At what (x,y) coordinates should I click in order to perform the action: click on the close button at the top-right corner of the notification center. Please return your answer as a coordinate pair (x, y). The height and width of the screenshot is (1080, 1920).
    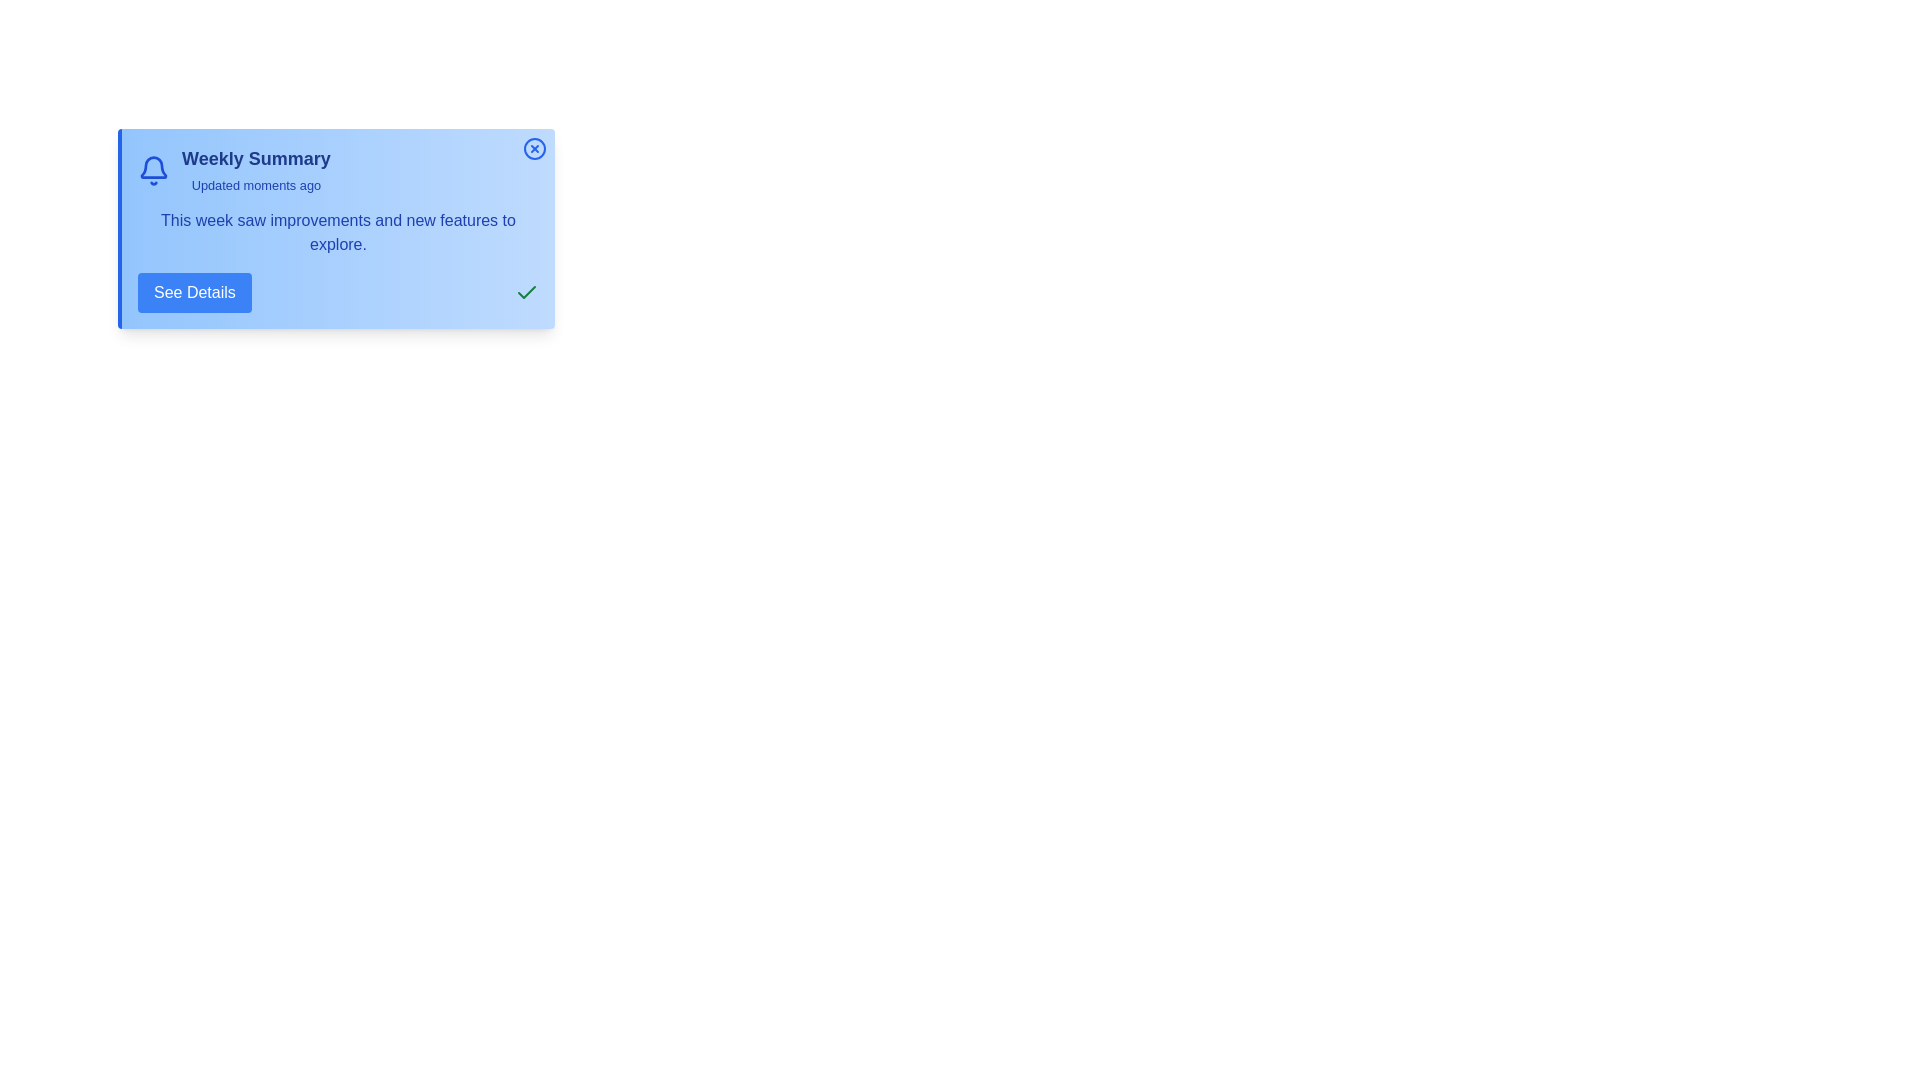
    Looking at the image, I should click on (534, 148).